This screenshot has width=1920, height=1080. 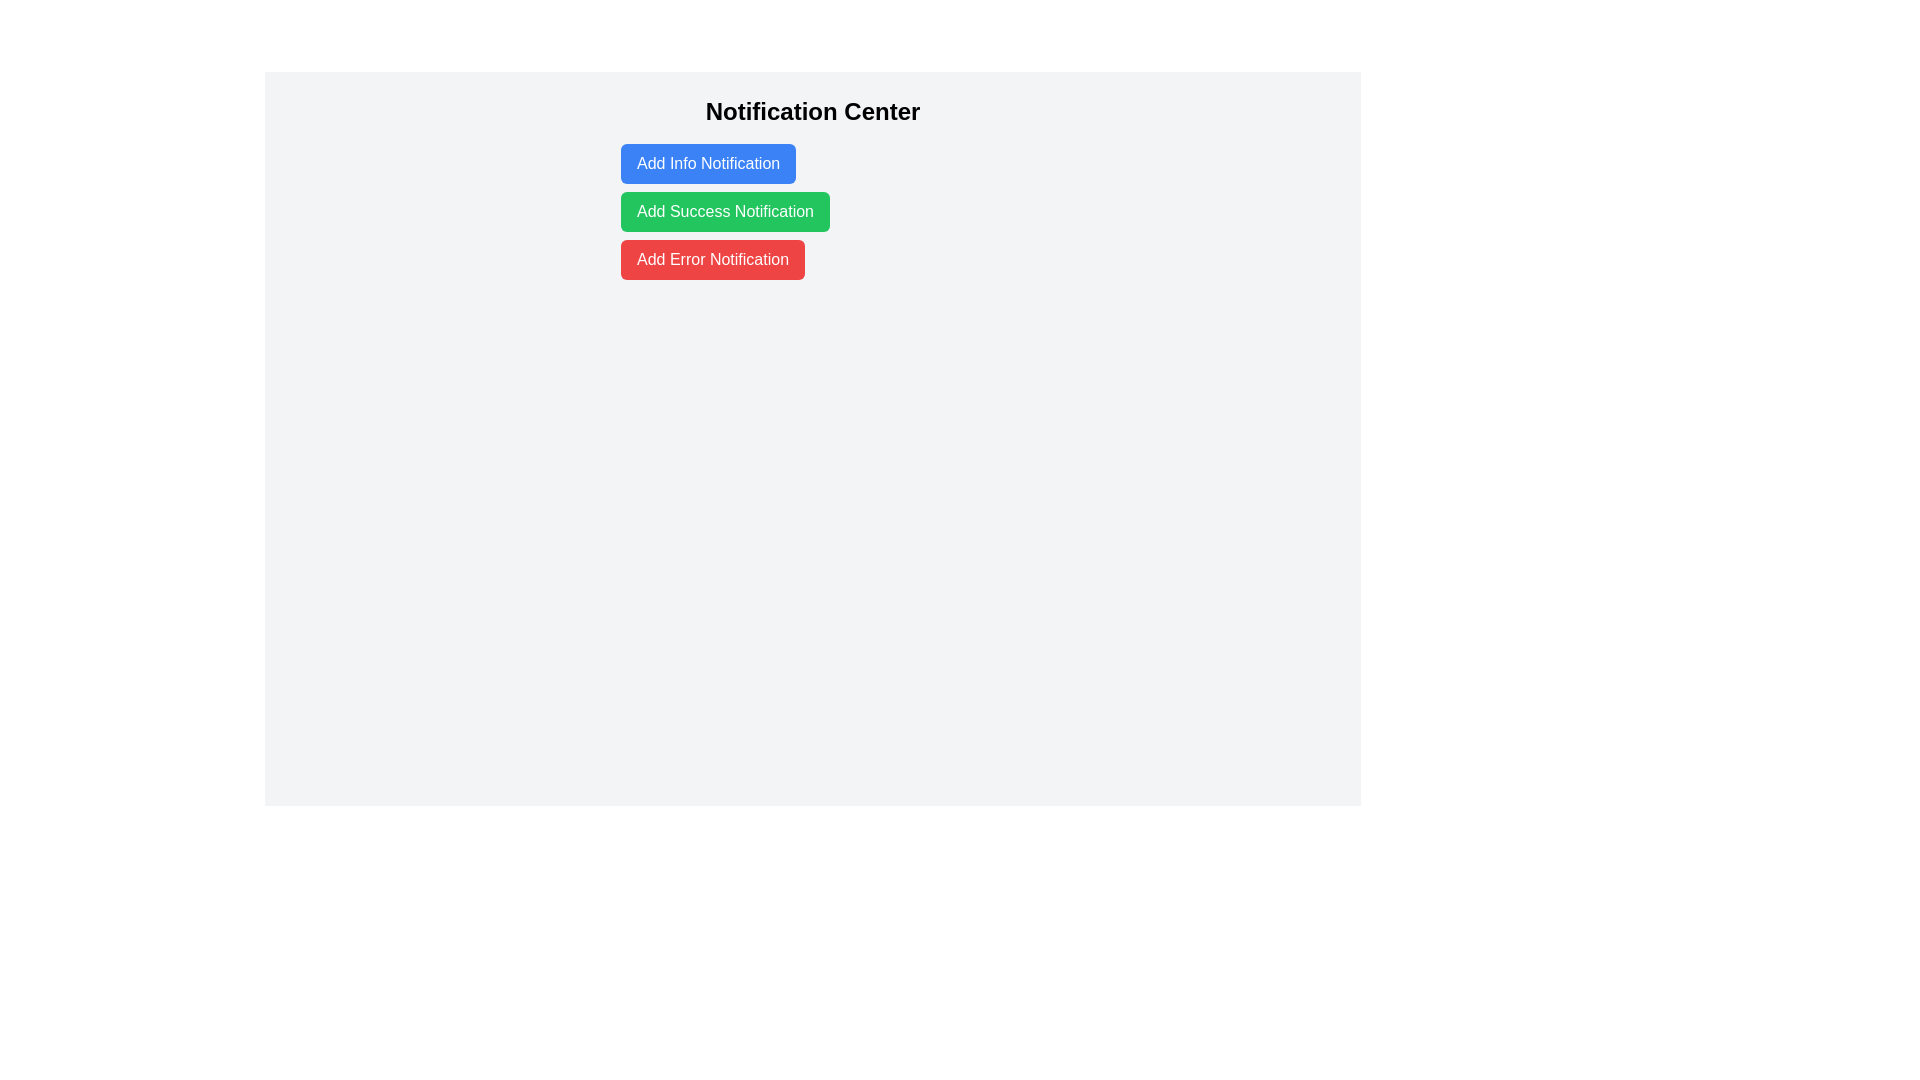 I want to click on the green 'Add Success Notification' button, which is the second button in the Notification Center, so click(x=724, y=212).